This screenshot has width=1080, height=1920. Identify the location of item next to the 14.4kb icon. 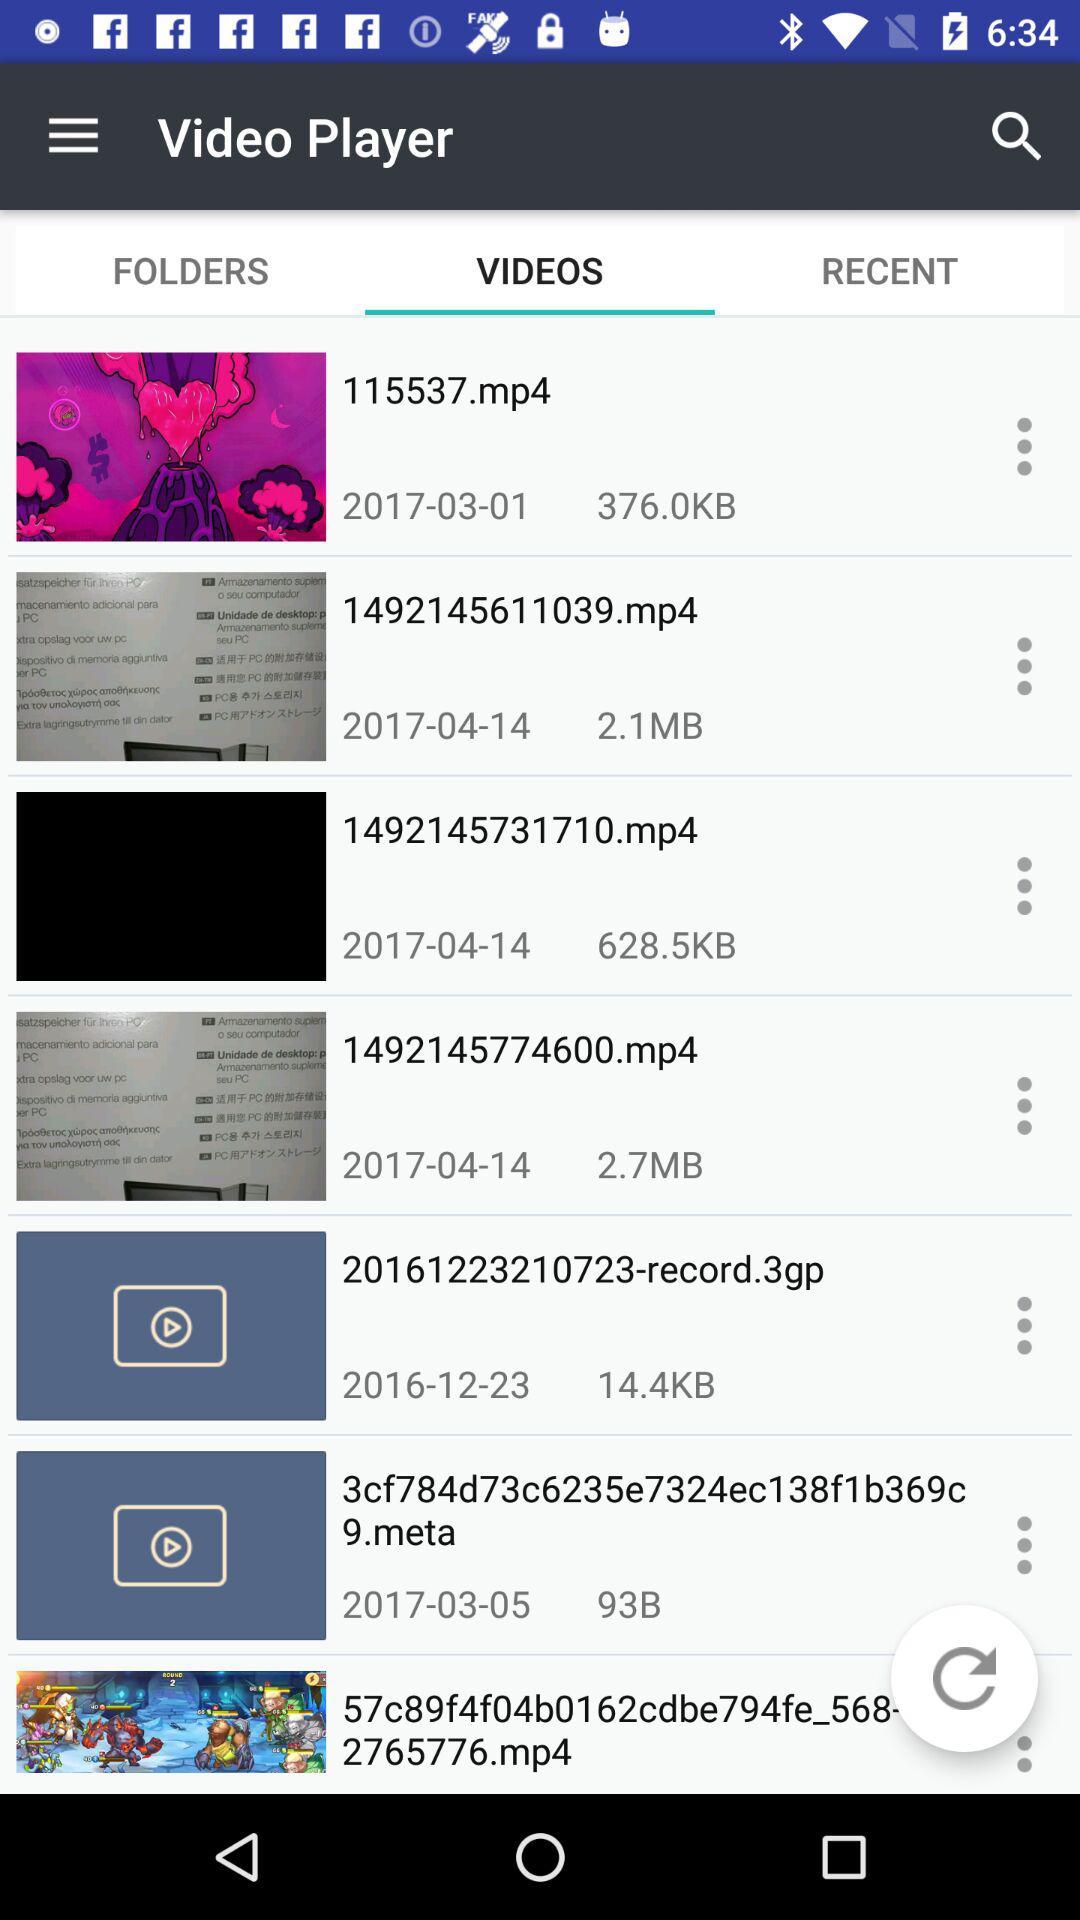
(435, 1382).